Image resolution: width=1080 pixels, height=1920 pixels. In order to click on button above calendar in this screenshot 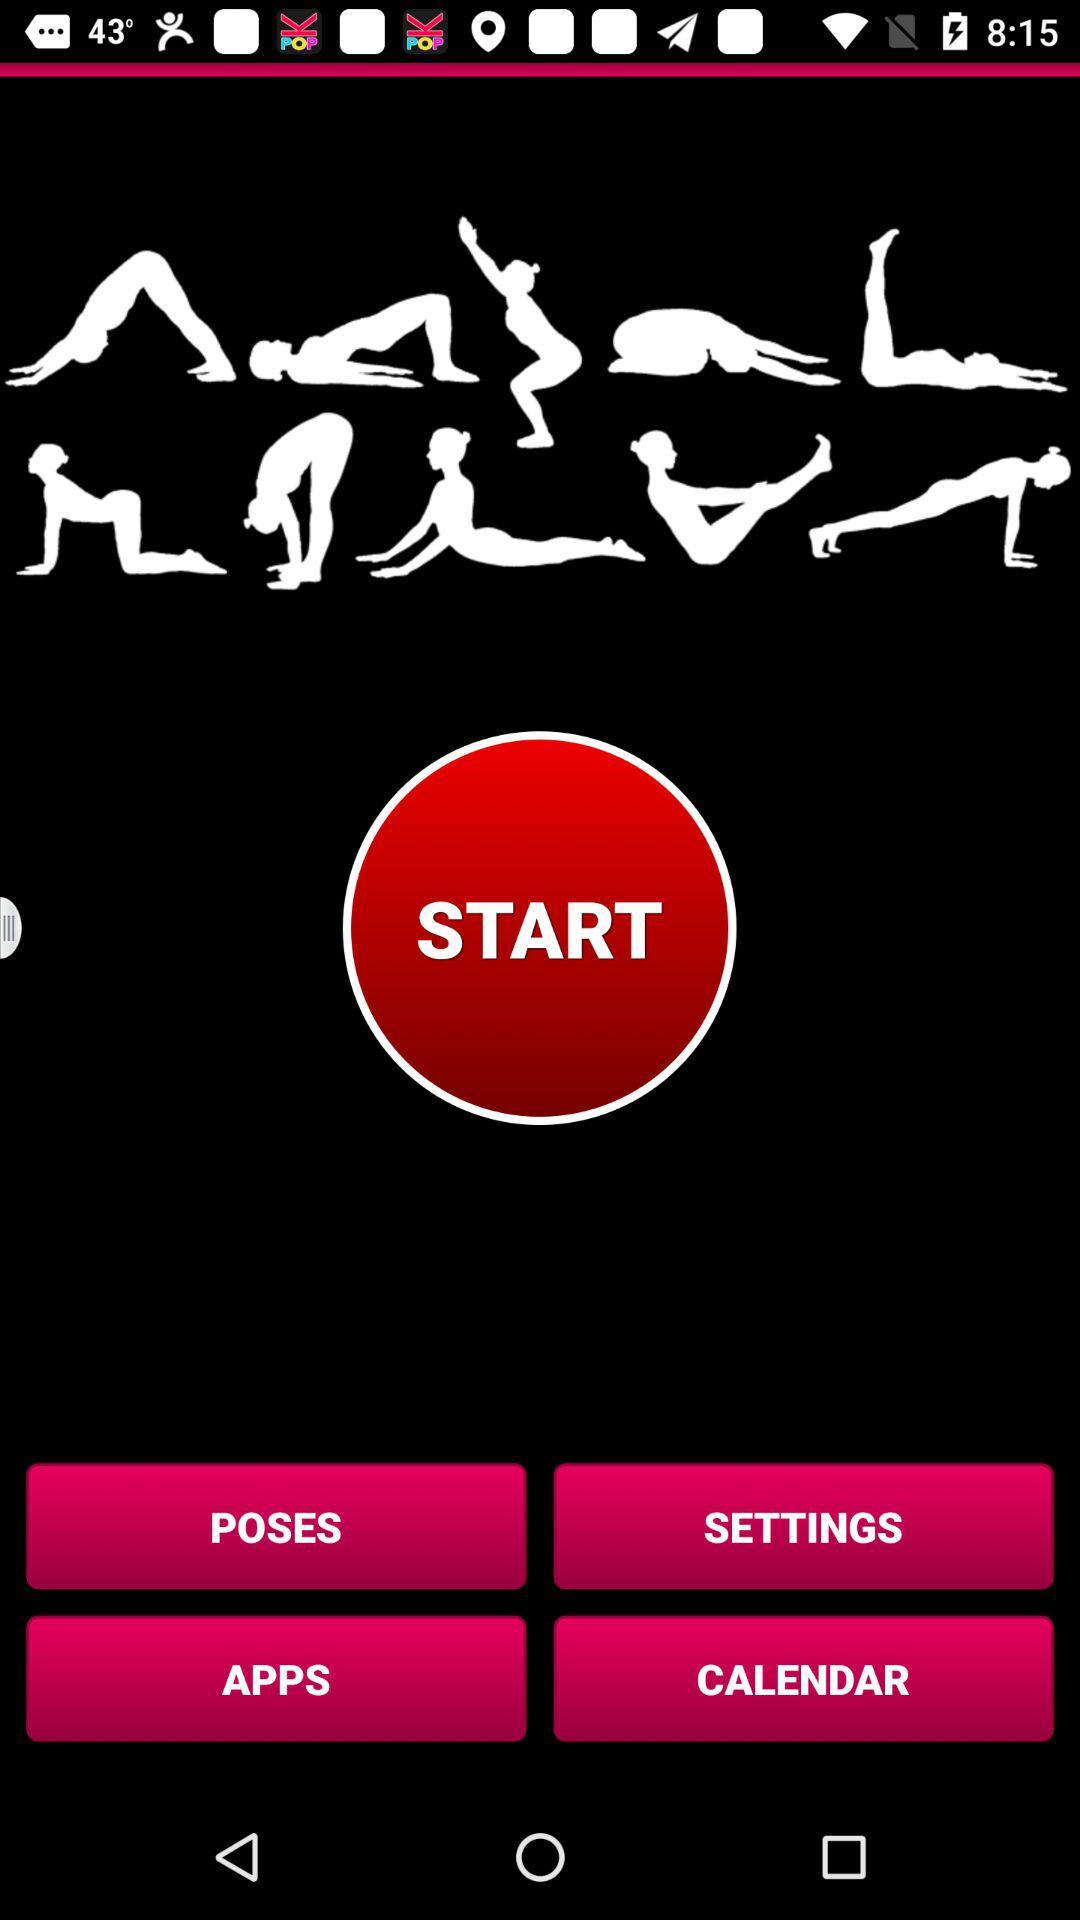, I will do `click(802, 1525)`.